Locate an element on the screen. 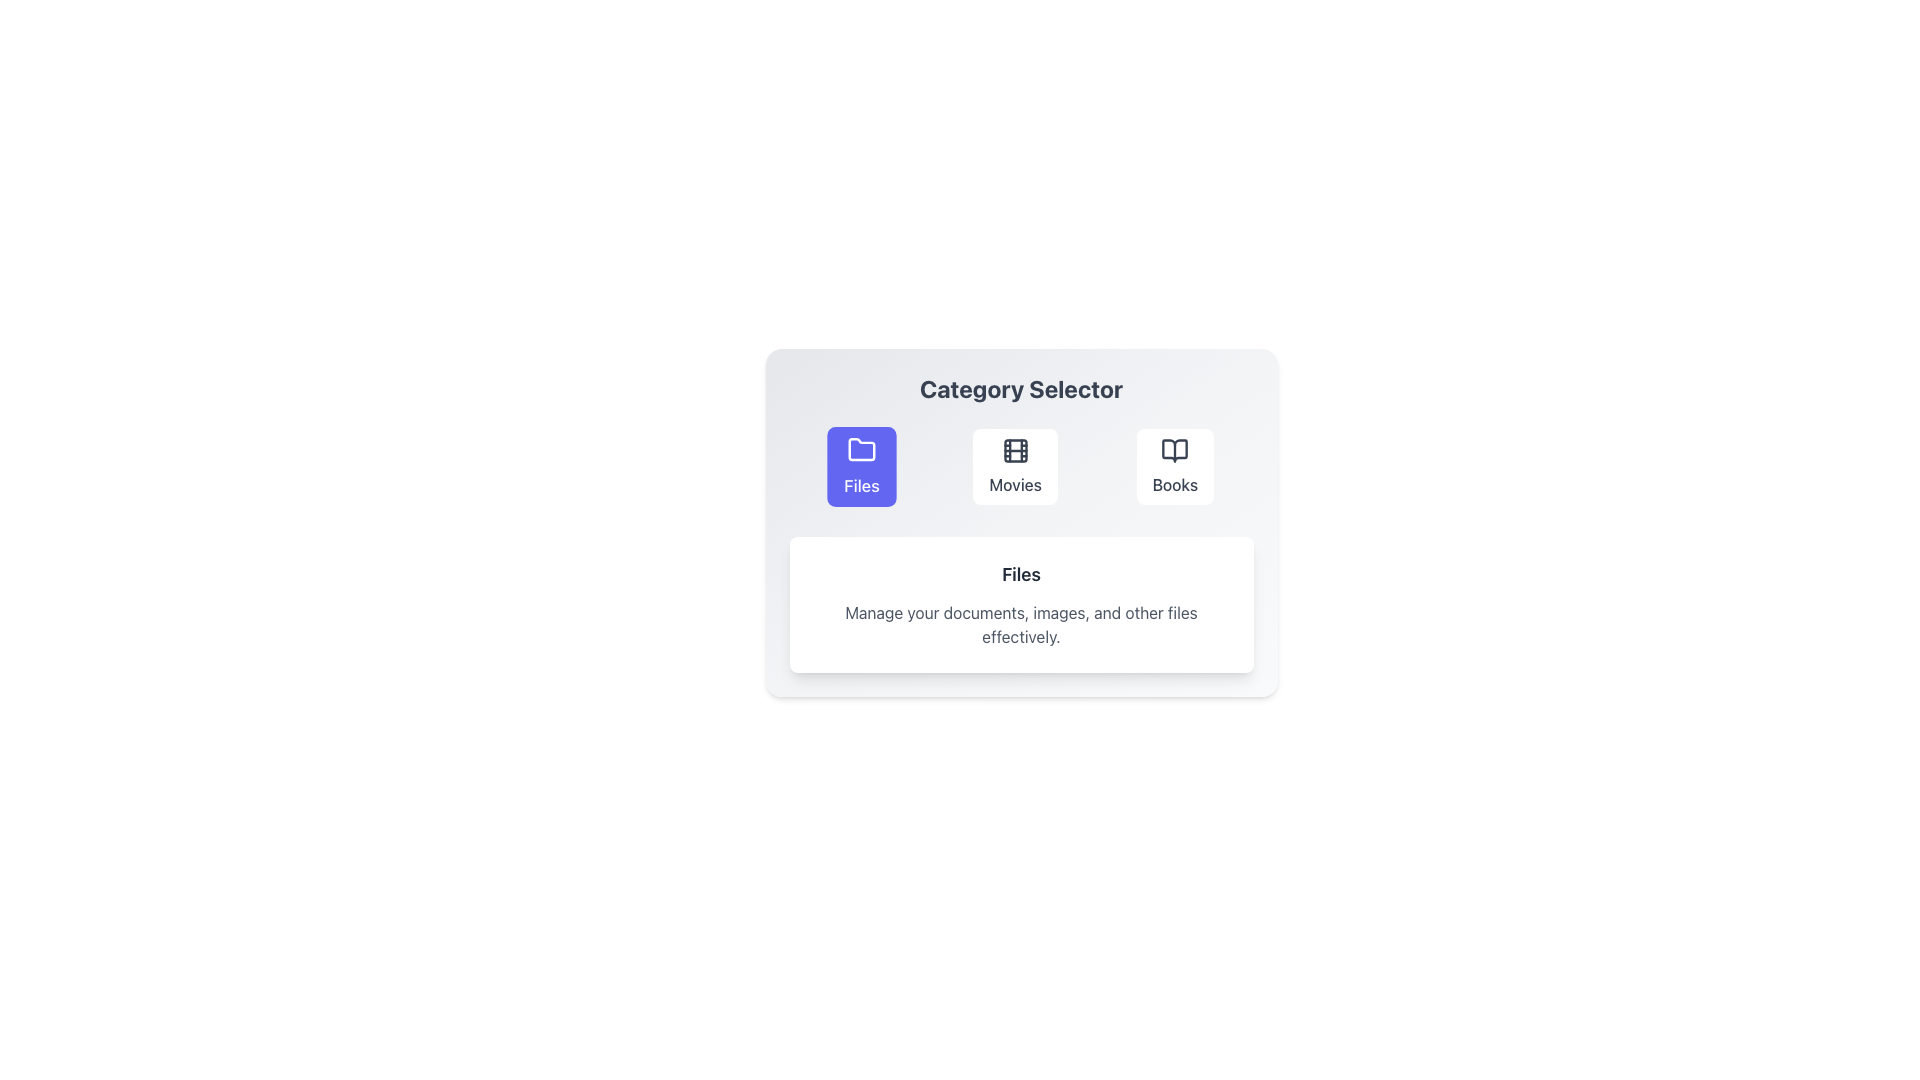  the 'Movies' button, which features a movie reel graphic and the label 'Movies' below it is located at coordinates (1015, 466).